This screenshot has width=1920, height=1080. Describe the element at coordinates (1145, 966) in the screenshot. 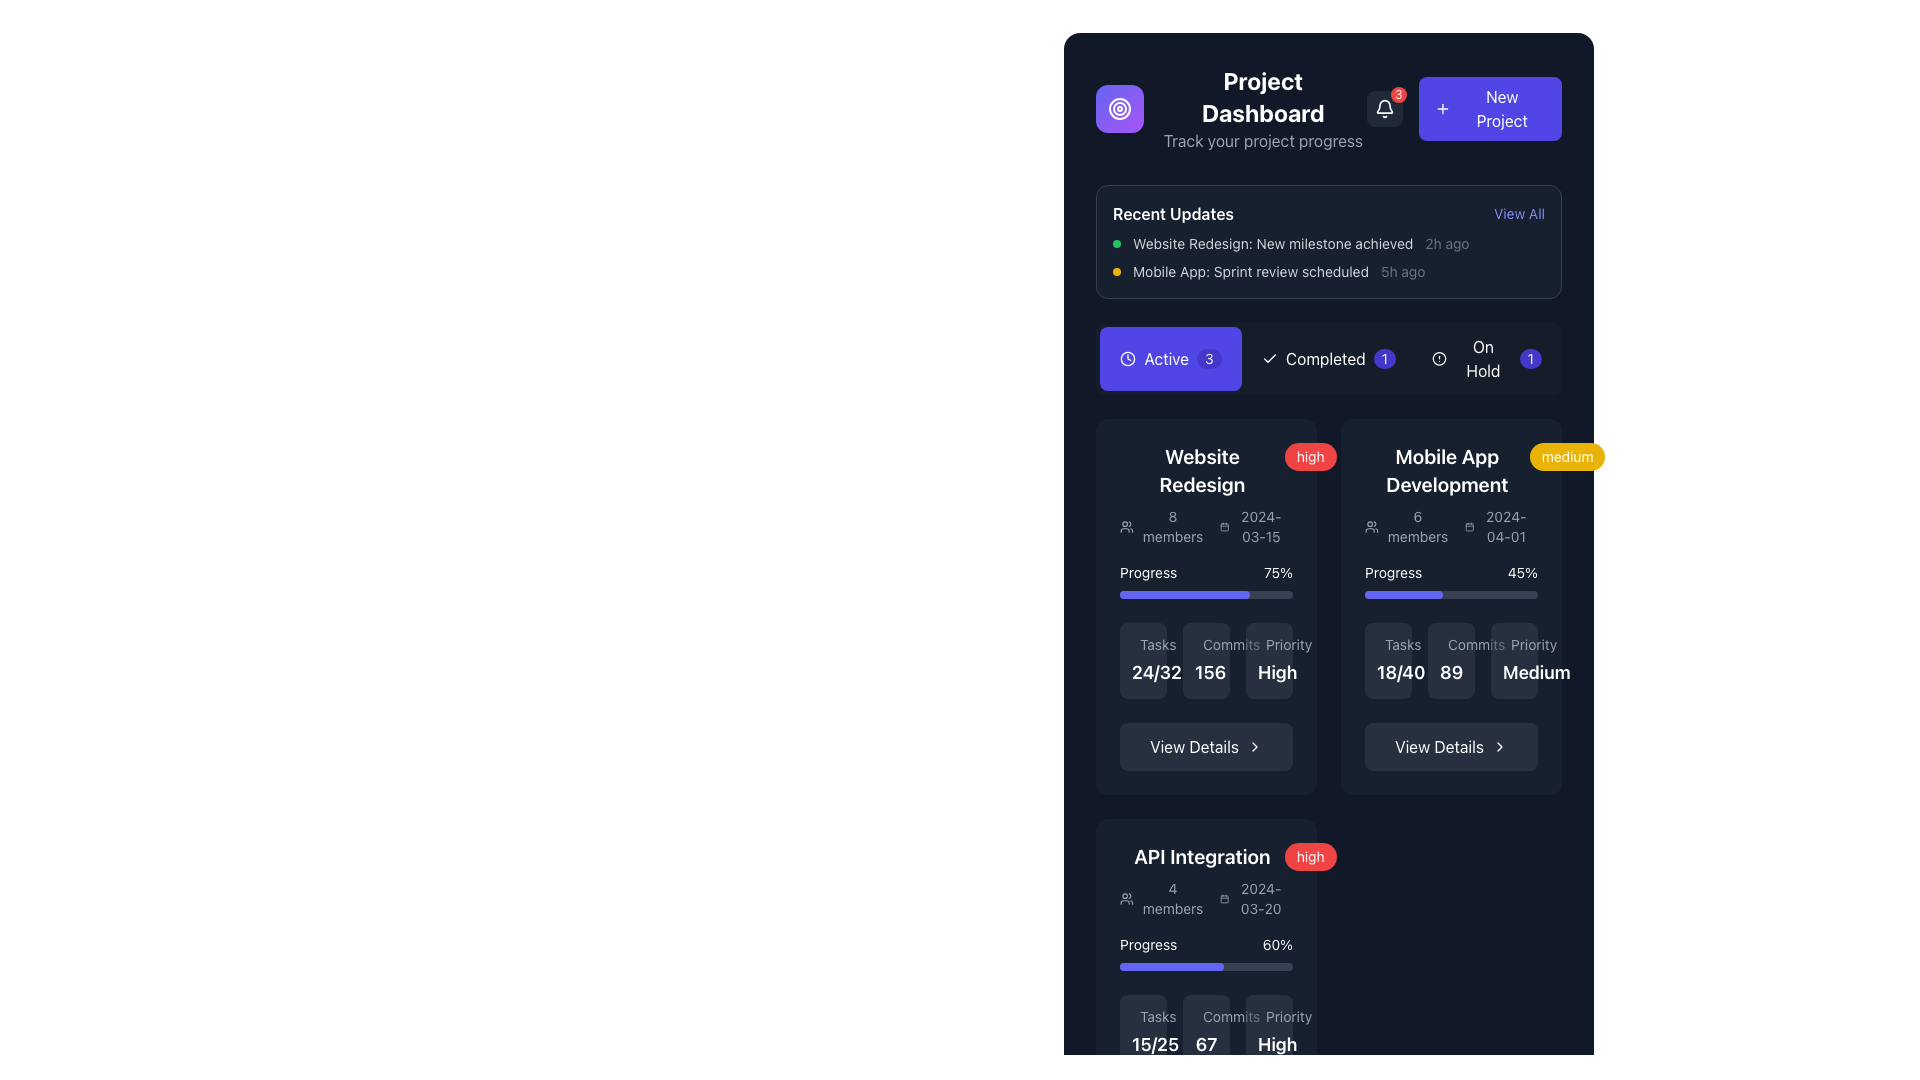

I see `progress bar` at that location.